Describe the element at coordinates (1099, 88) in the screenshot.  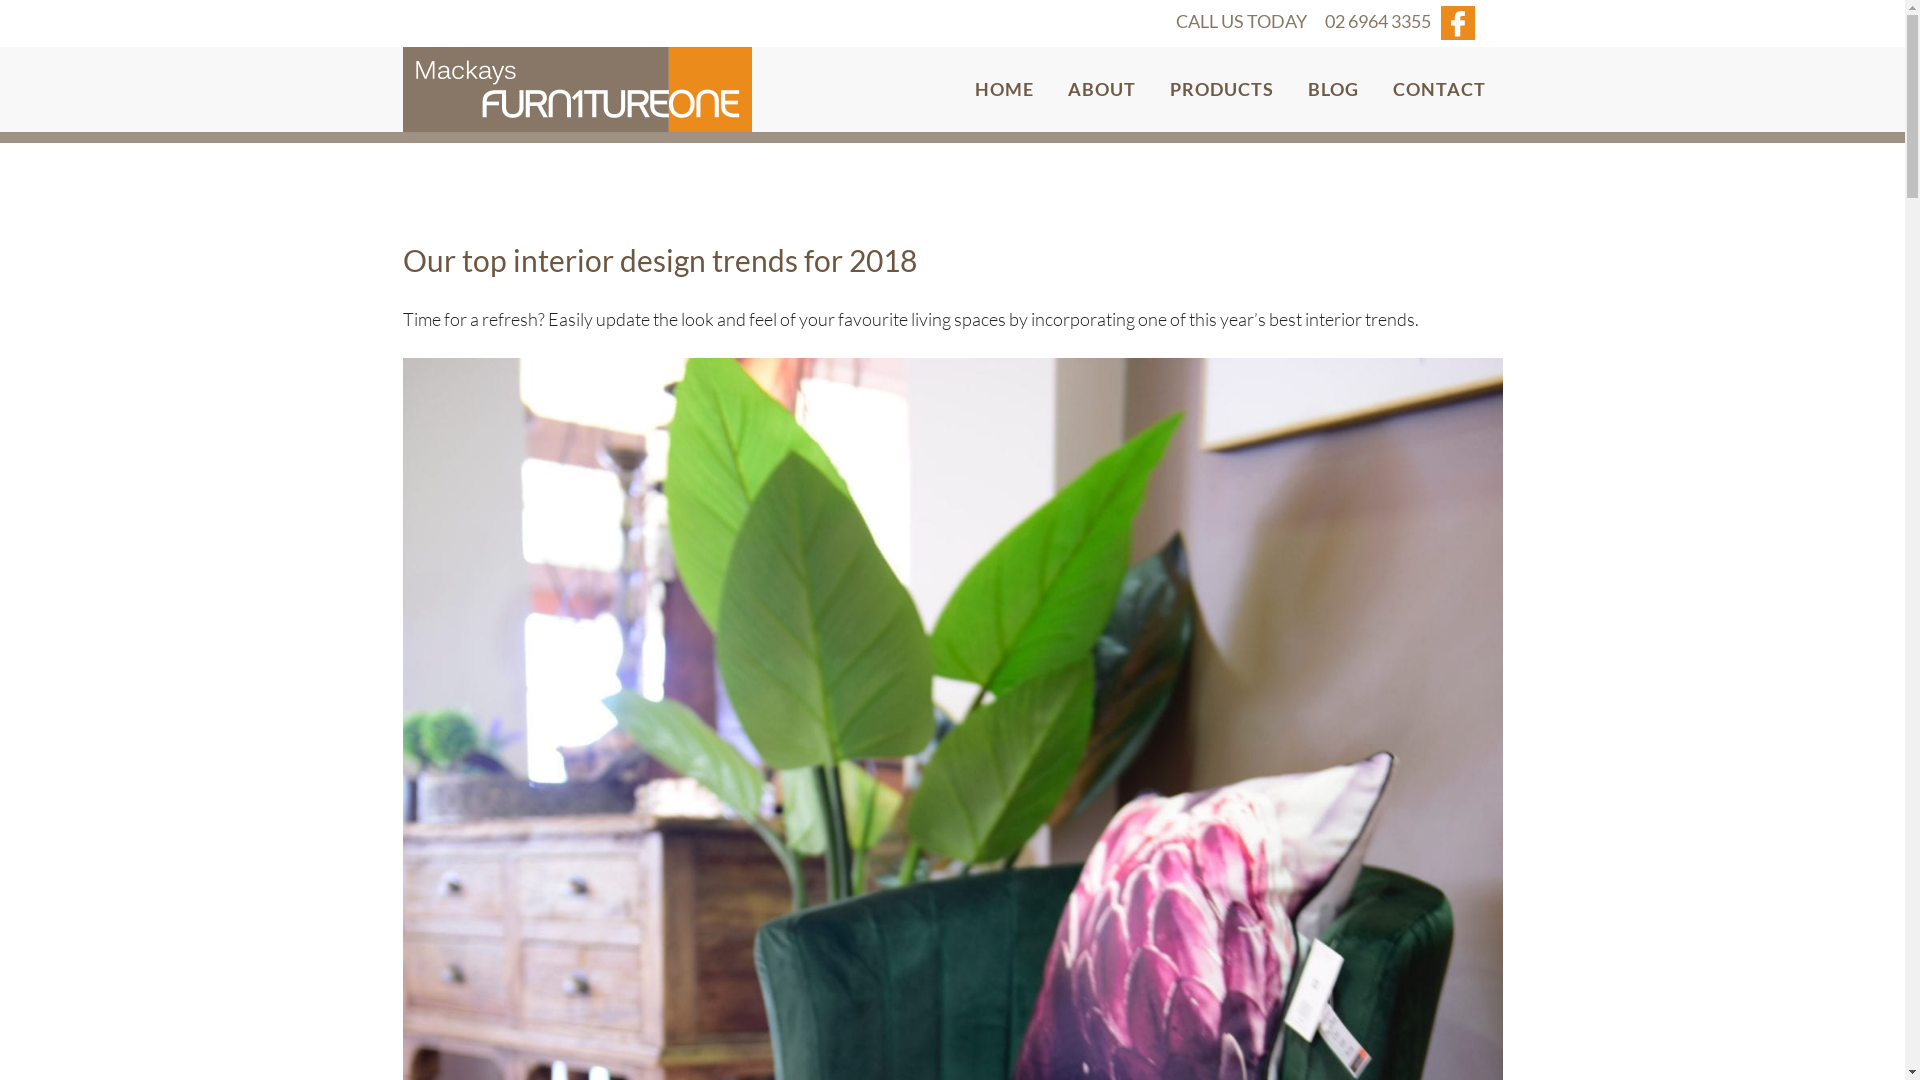
I see `'ABOUT'` at that location.